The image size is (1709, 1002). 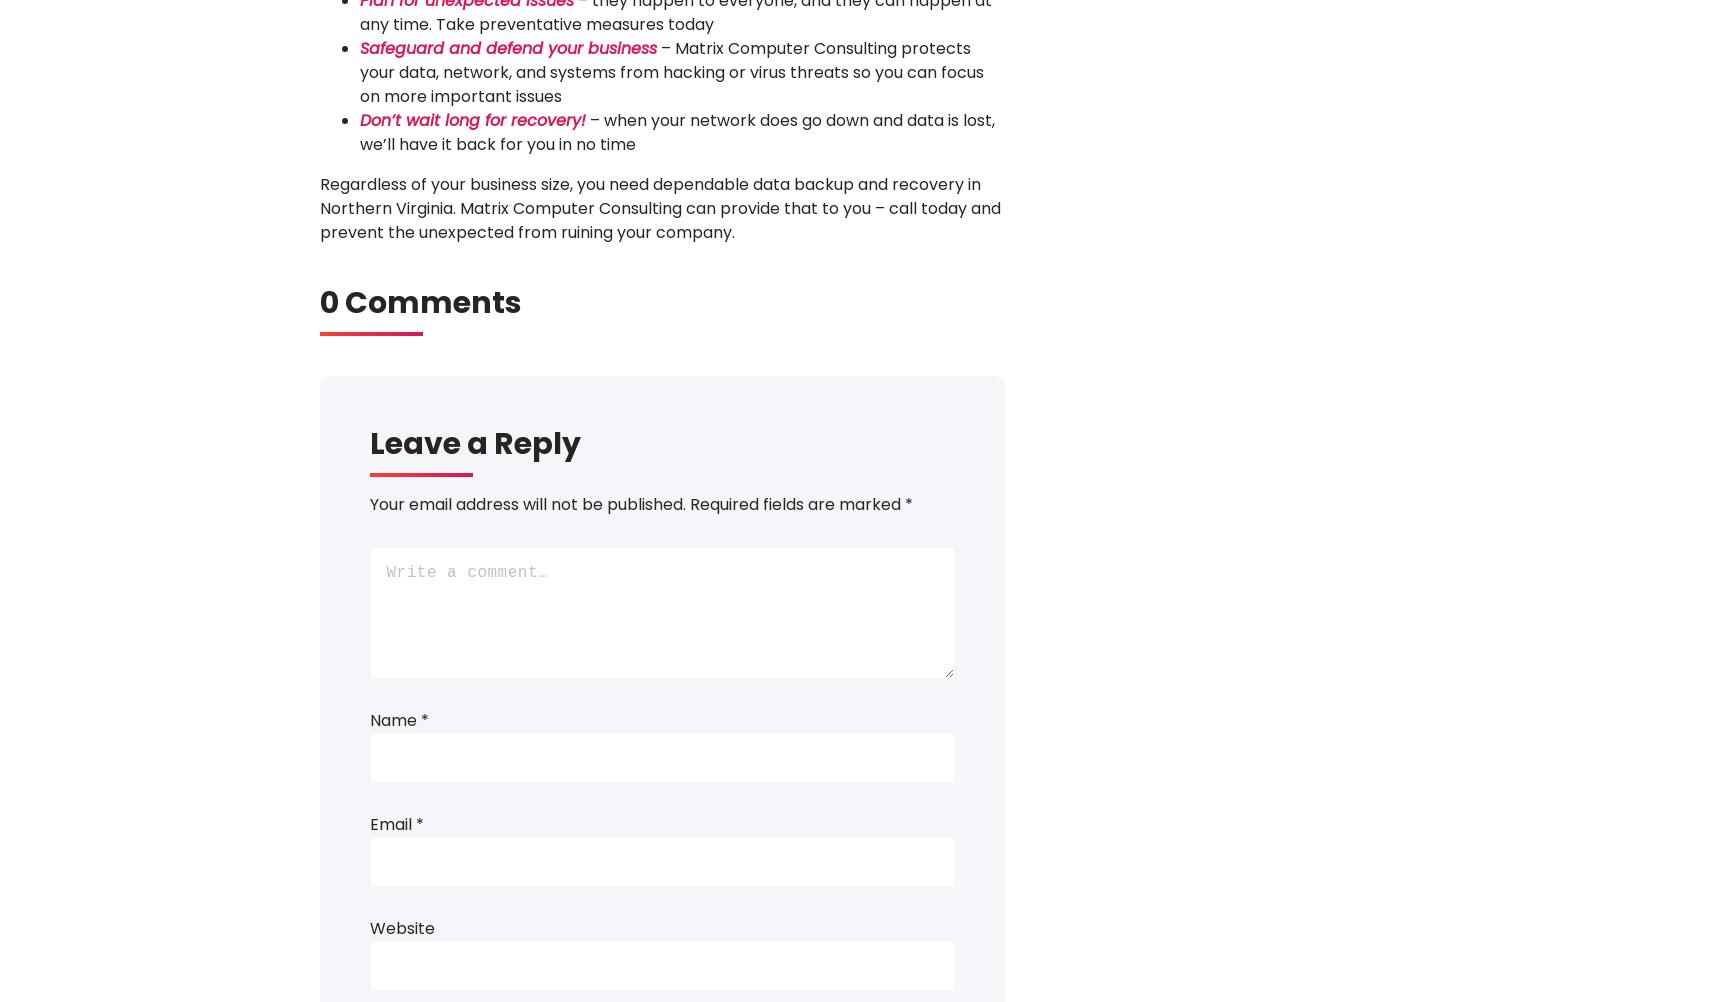 I want to click on '– when your network does go down and data is lost, we’ll have it back for you in no time', so click(x=358, y=131).